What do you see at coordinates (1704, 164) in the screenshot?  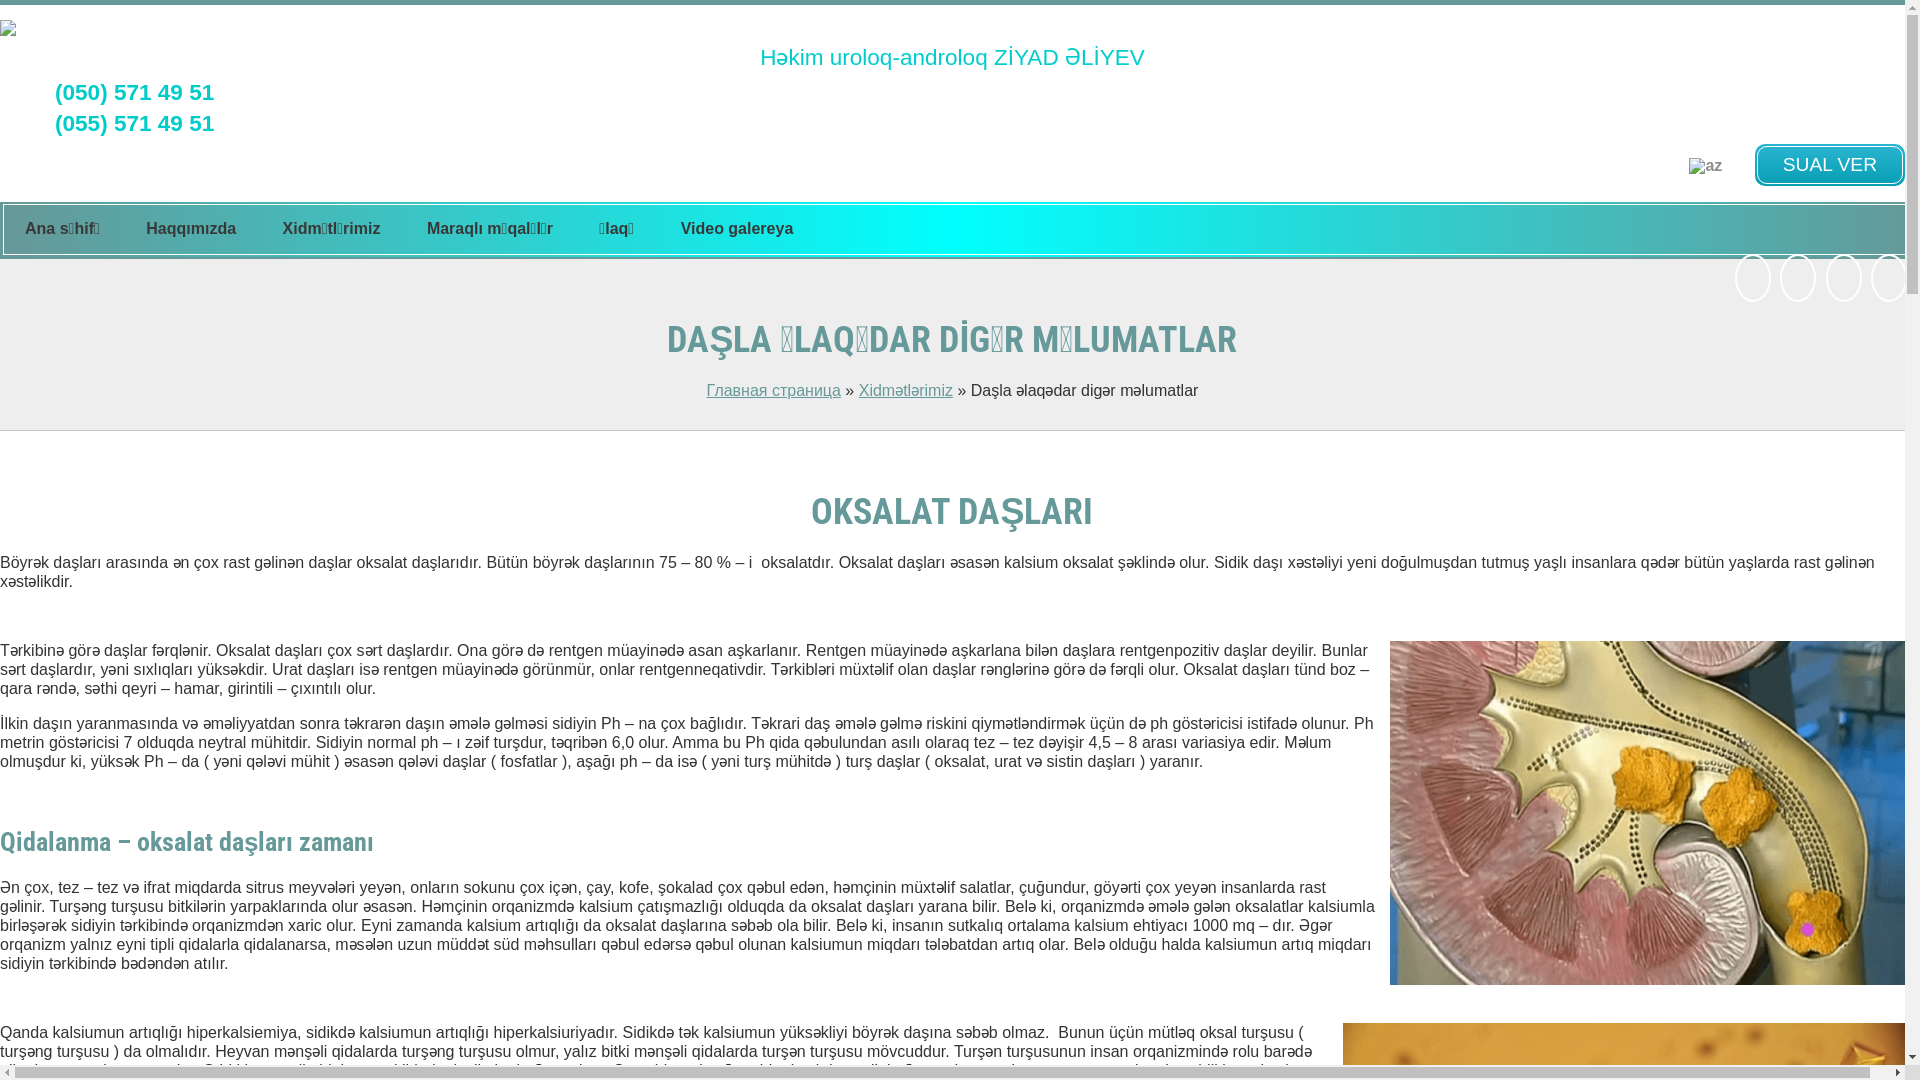 I see `'AZ'` at bounding box center [1704, 164].